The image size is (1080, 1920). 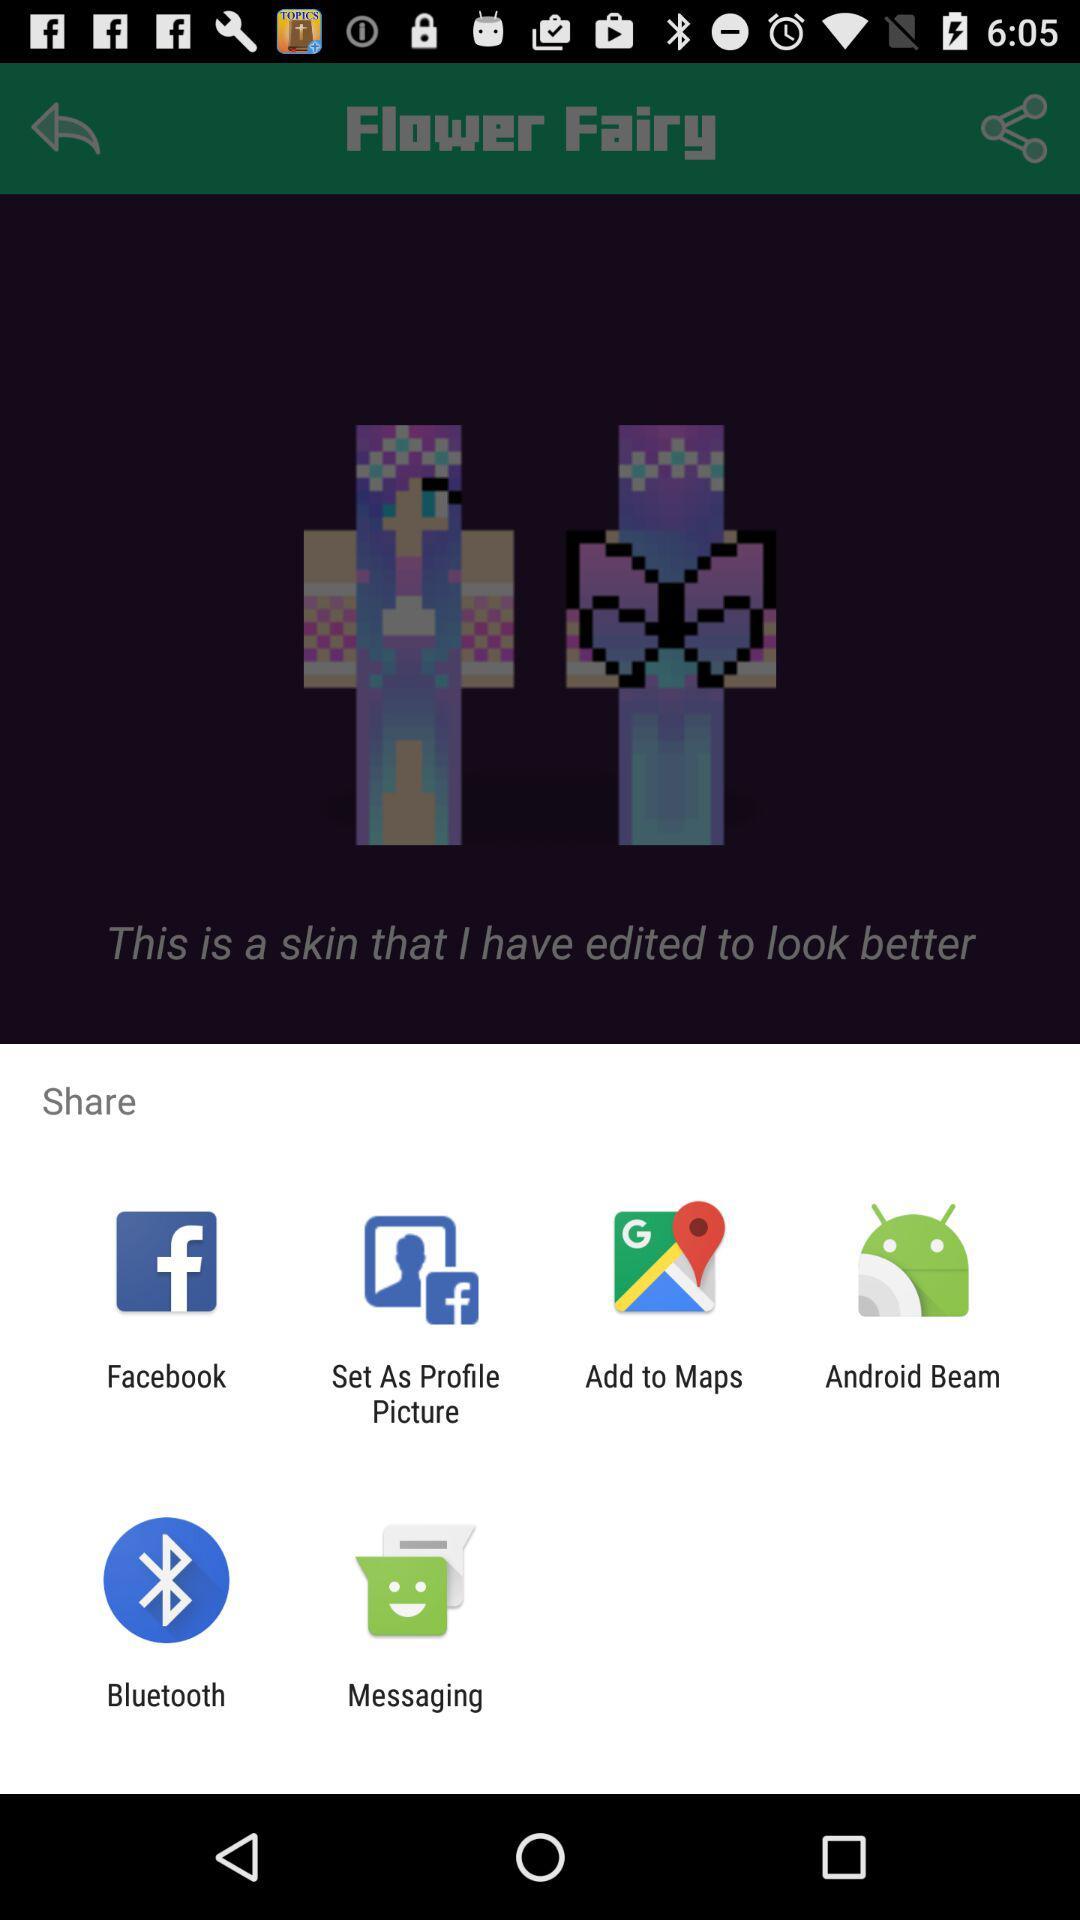 What do you see at coordinates (664, 1392) in the screenshot?
I see `add to maps item` at bounding box center [664, 1392].